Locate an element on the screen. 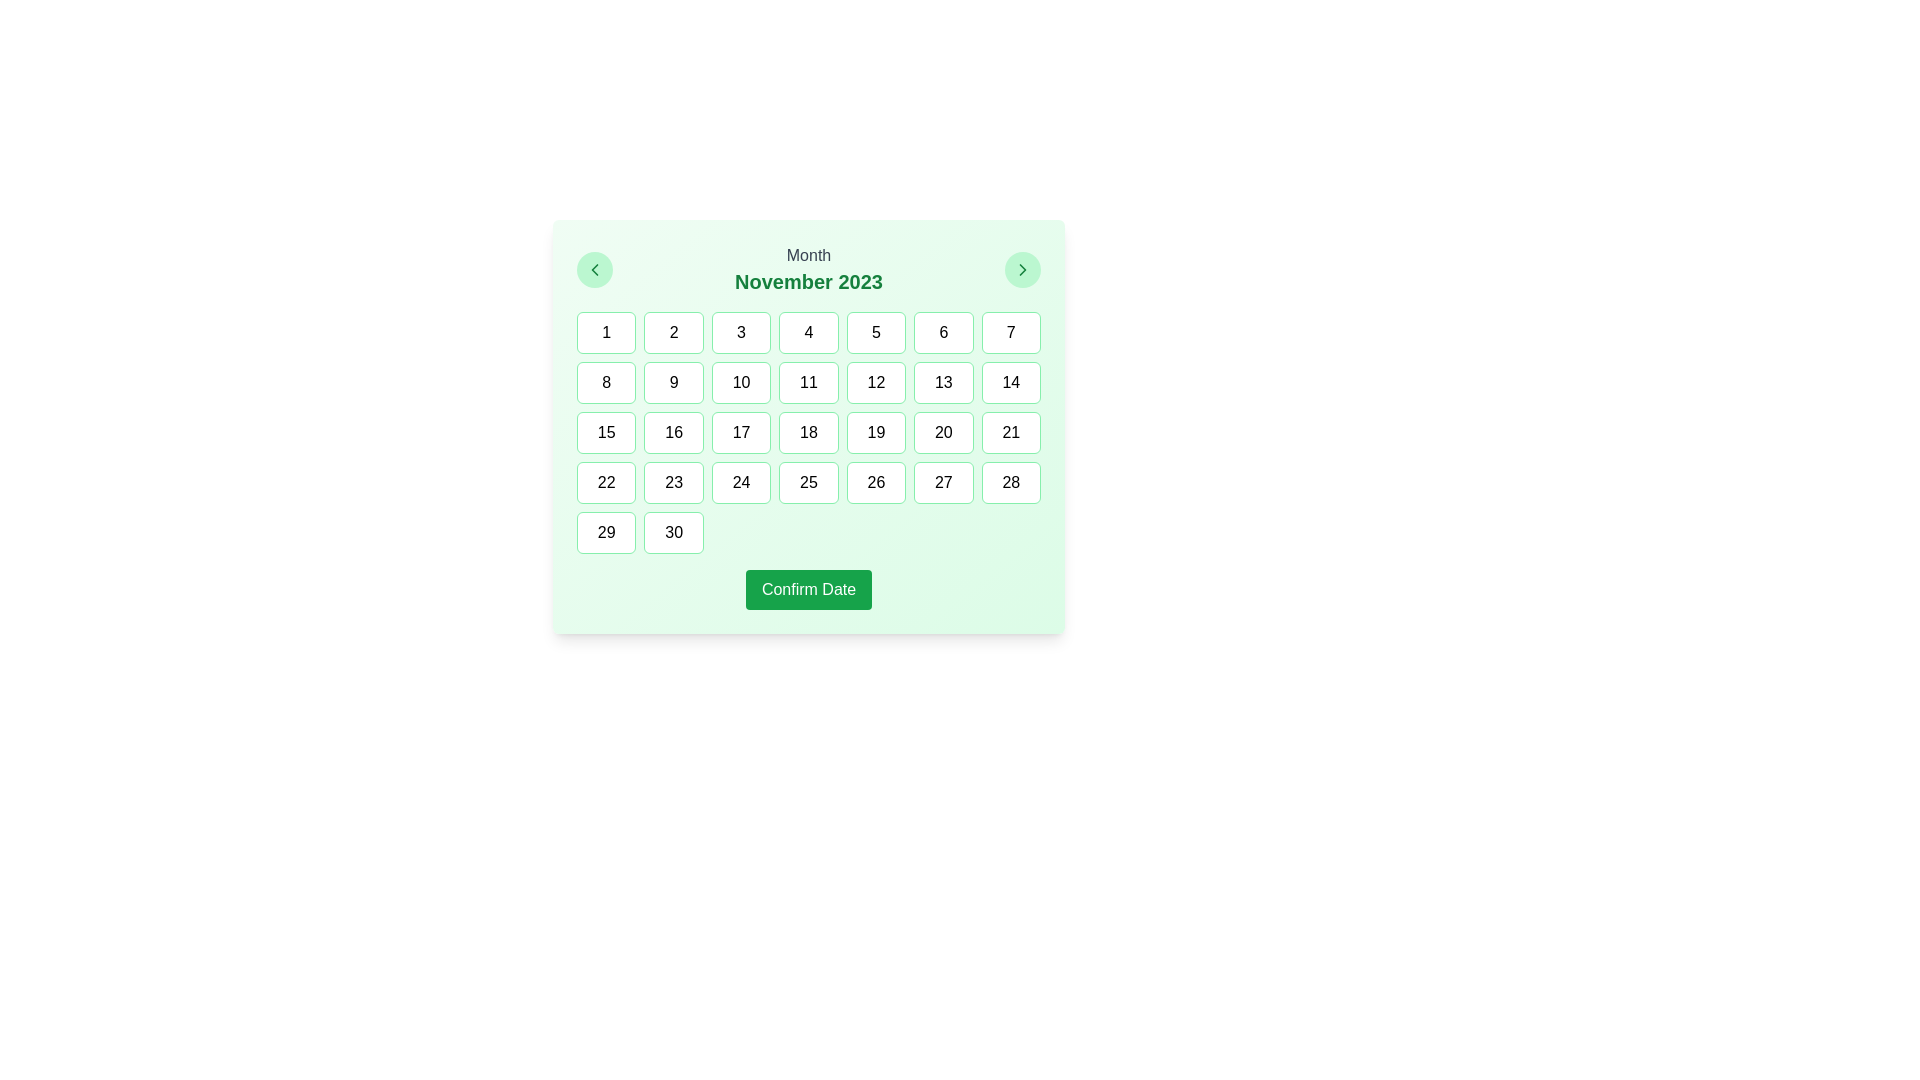 This screenshot has width=1920, height=1080. the button representing the 29th day in the date selection grid is located at coordinates (605, 531).